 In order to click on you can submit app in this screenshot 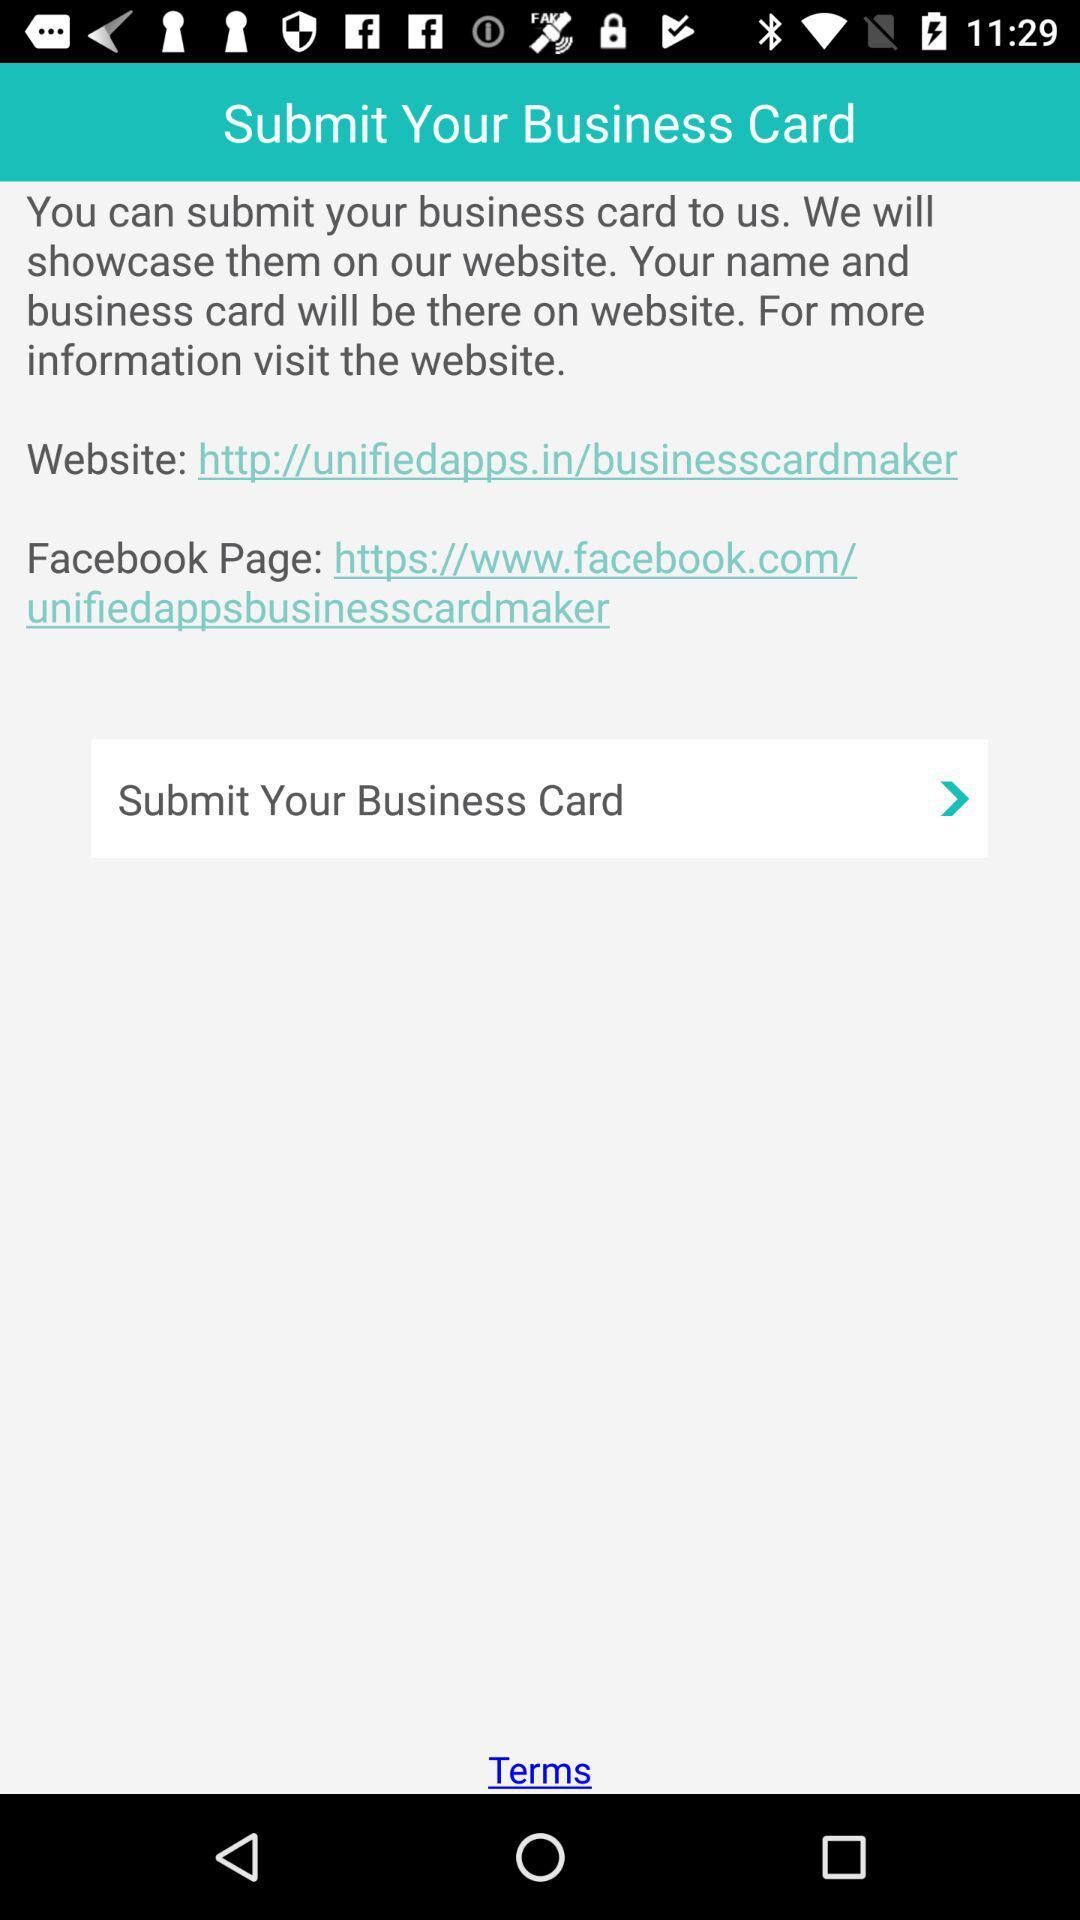, I will do `click(553, 407)`.